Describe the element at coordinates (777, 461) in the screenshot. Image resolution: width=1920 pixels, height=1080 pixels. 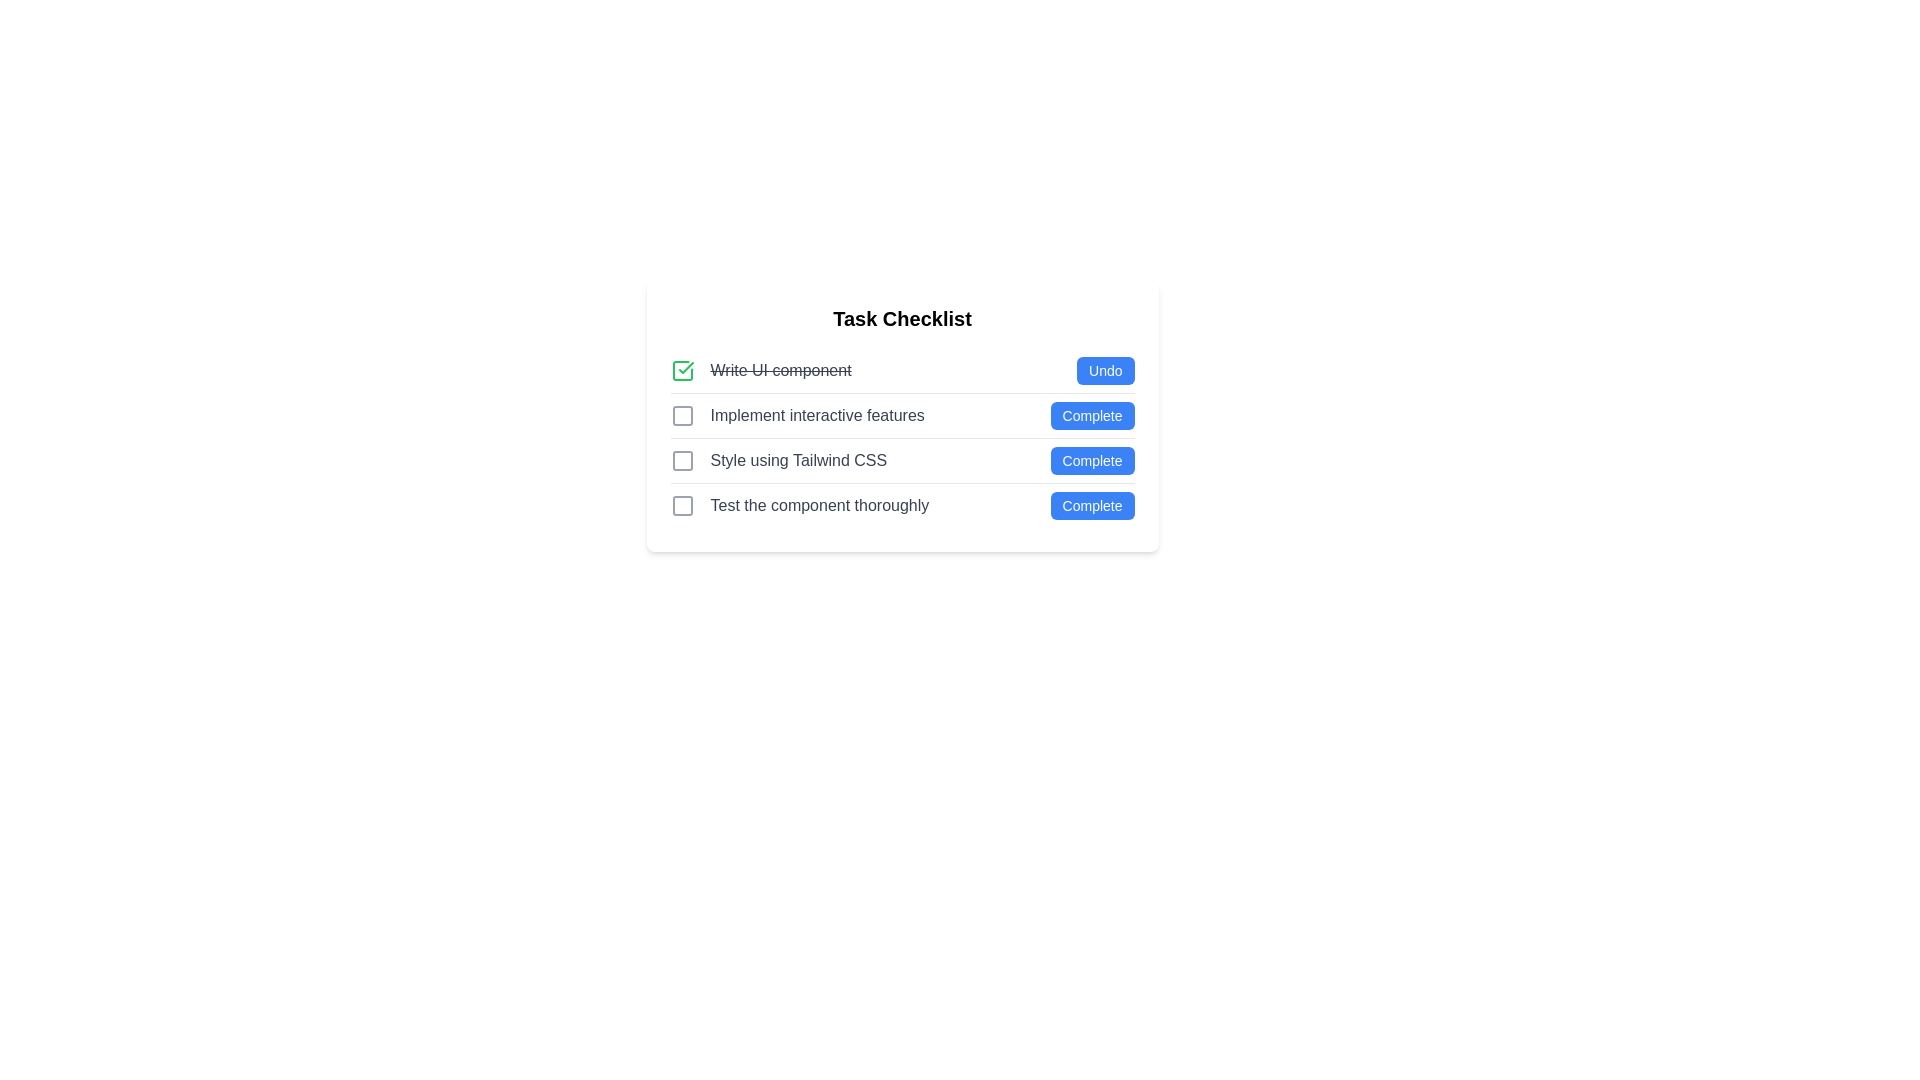
I see `the checkbox associated with the text 'Style using Tailwind CSS' to trigger potential highlighting effects` at that location.